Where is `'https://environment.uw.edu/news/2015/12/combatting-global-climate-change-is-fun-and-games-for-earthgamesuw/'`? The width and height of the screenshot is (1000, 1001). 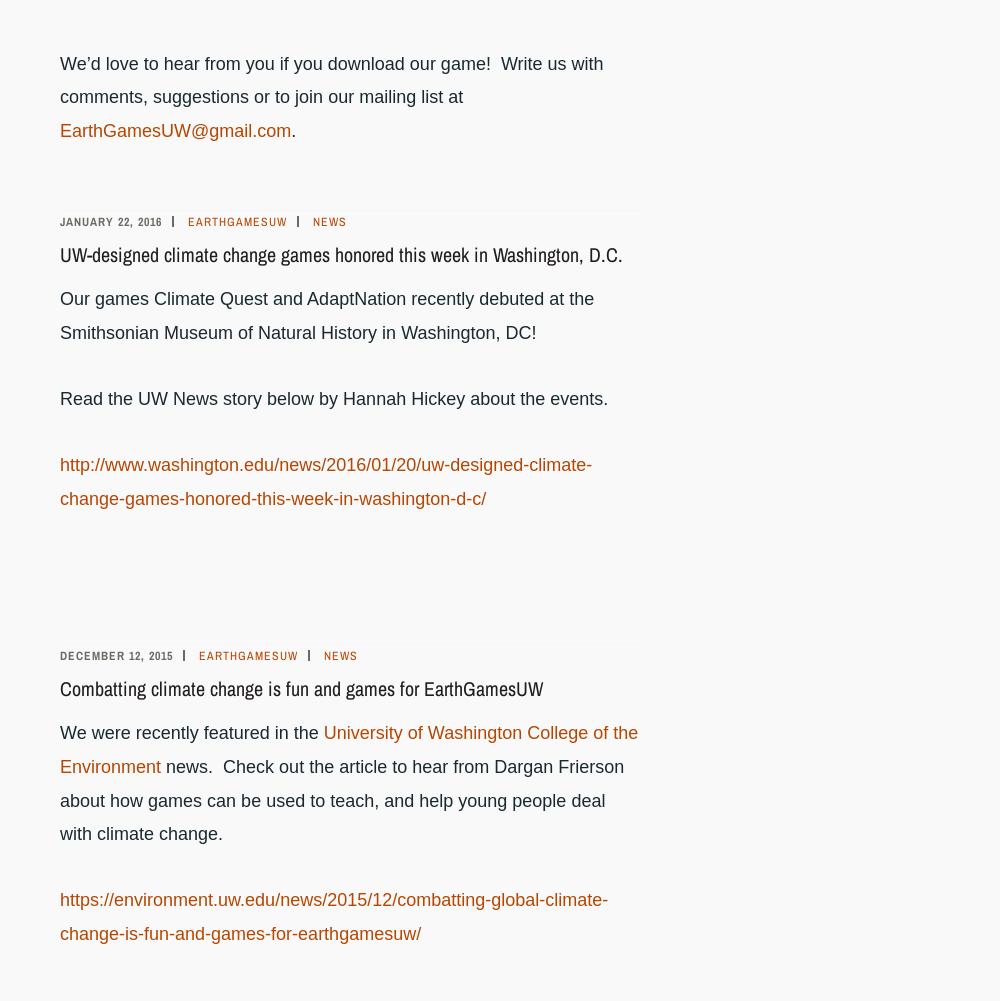 'https://environment.uw.edu/news/2015/12/combatting-global-climate-change-is-fun-and-games-for-earthgamesuw/' is located at coordinates (60, 917).